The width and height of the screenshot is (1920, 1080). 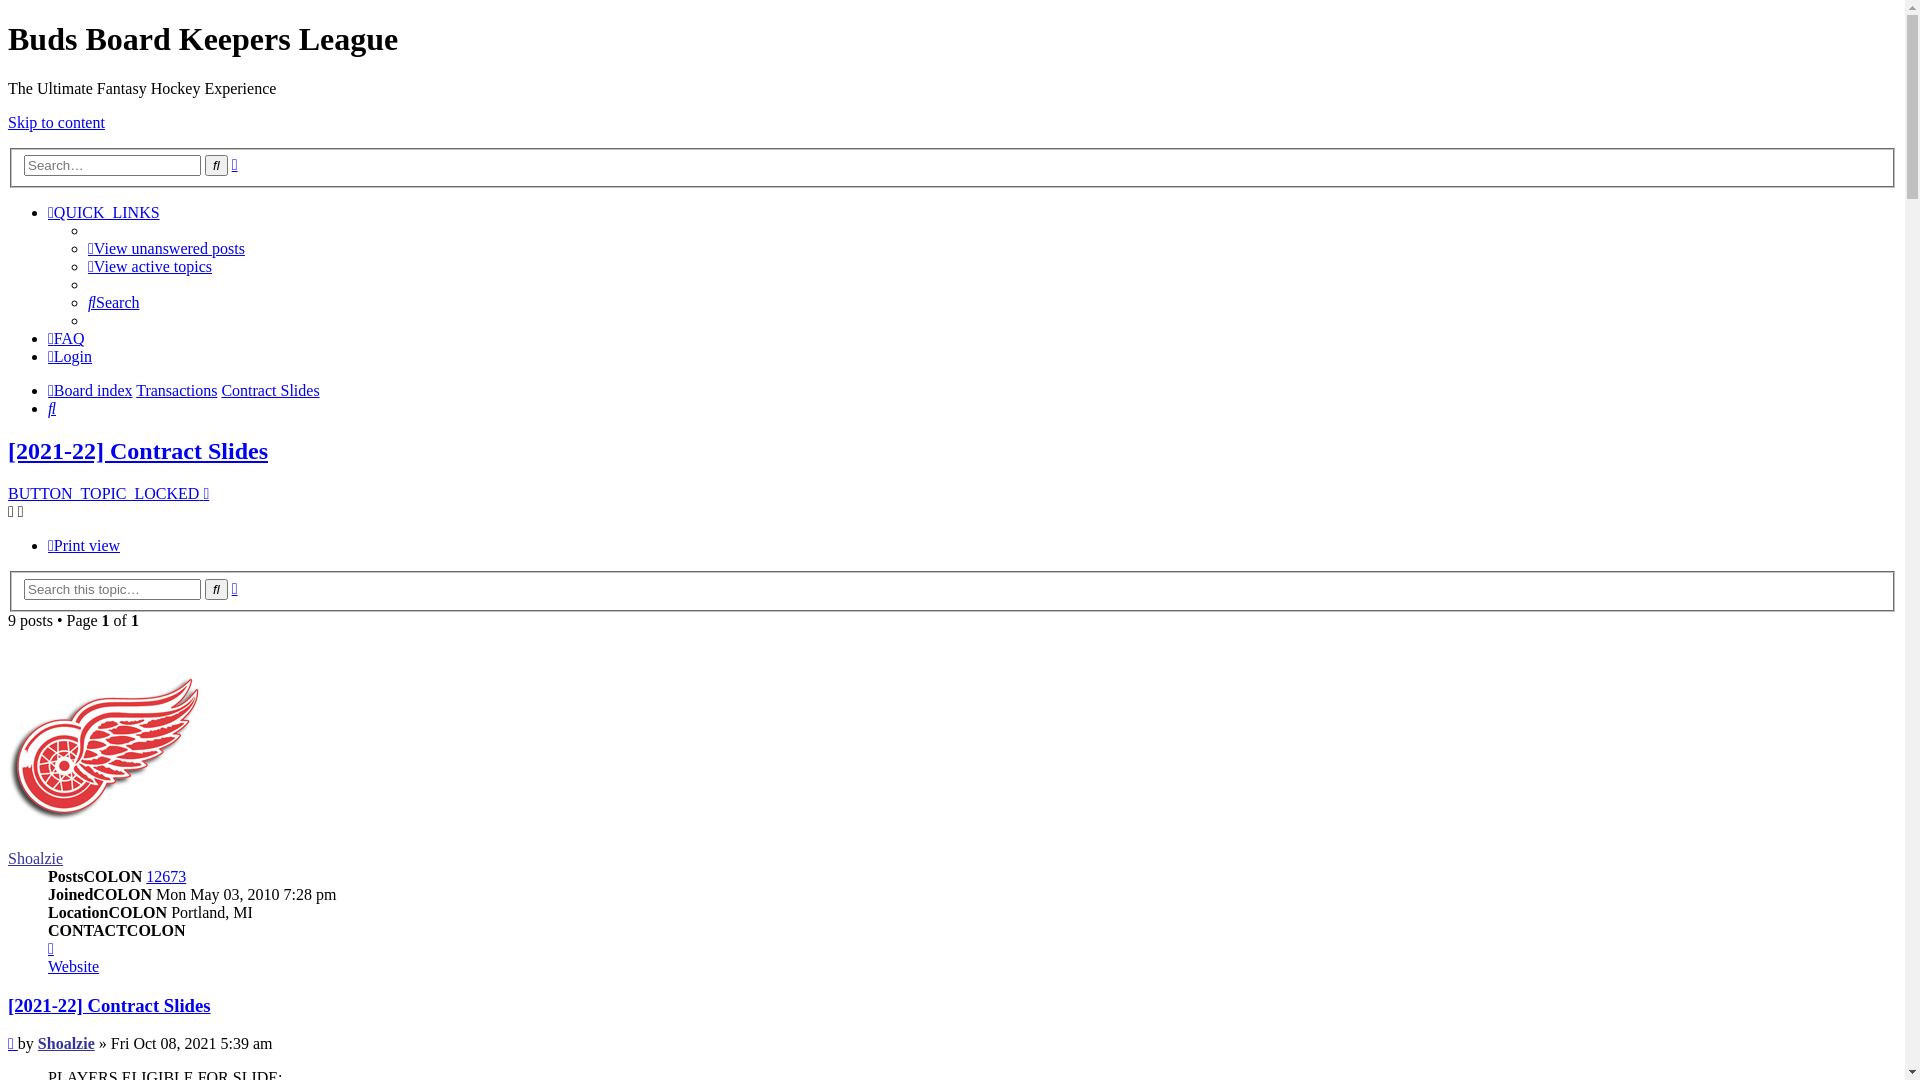 I want to click on 'BUTTON_TOPIC_LOCKED', so click(x=107, y=493).